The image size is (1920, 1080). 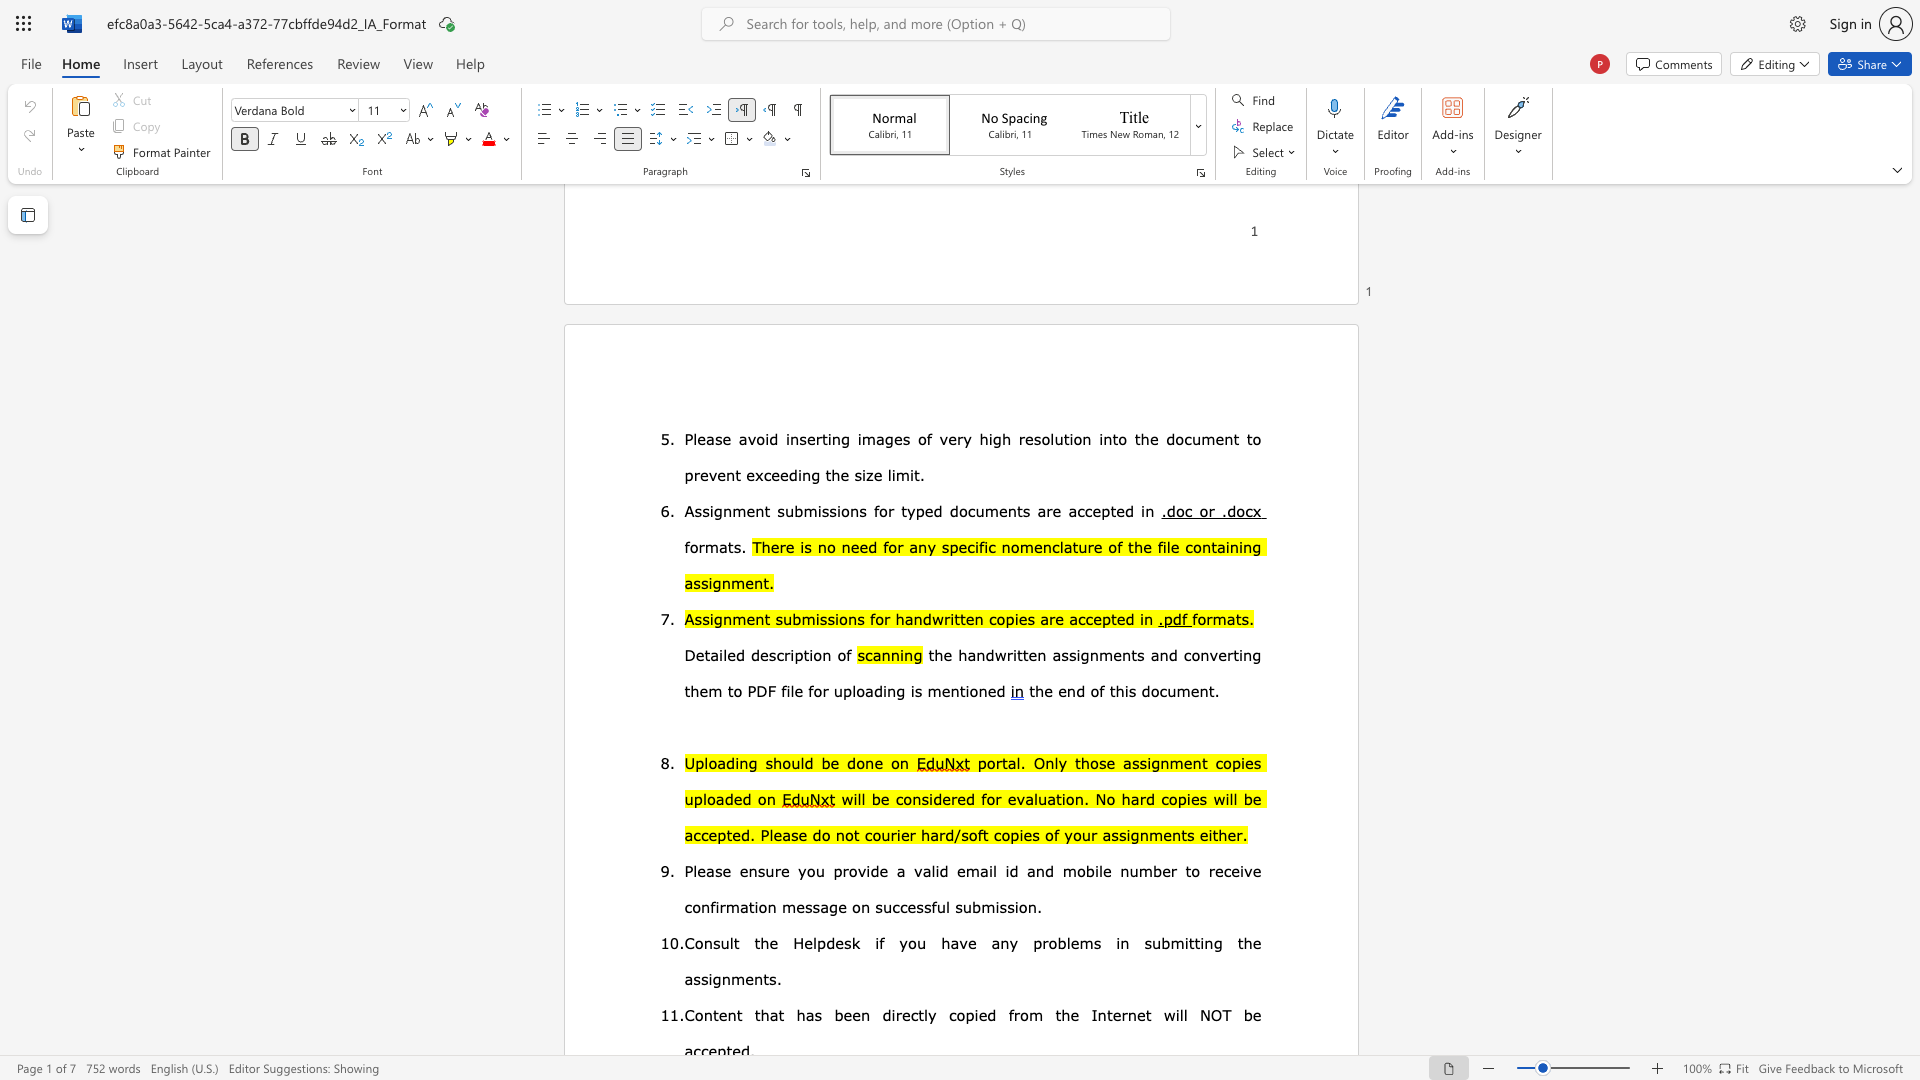 What do you see at coordinates (715, 797) in the screenshot?
I see `the subset text "aded o" within the text "portal. Only those assignment copies uploaded on"` at bounding box center [715, 797].